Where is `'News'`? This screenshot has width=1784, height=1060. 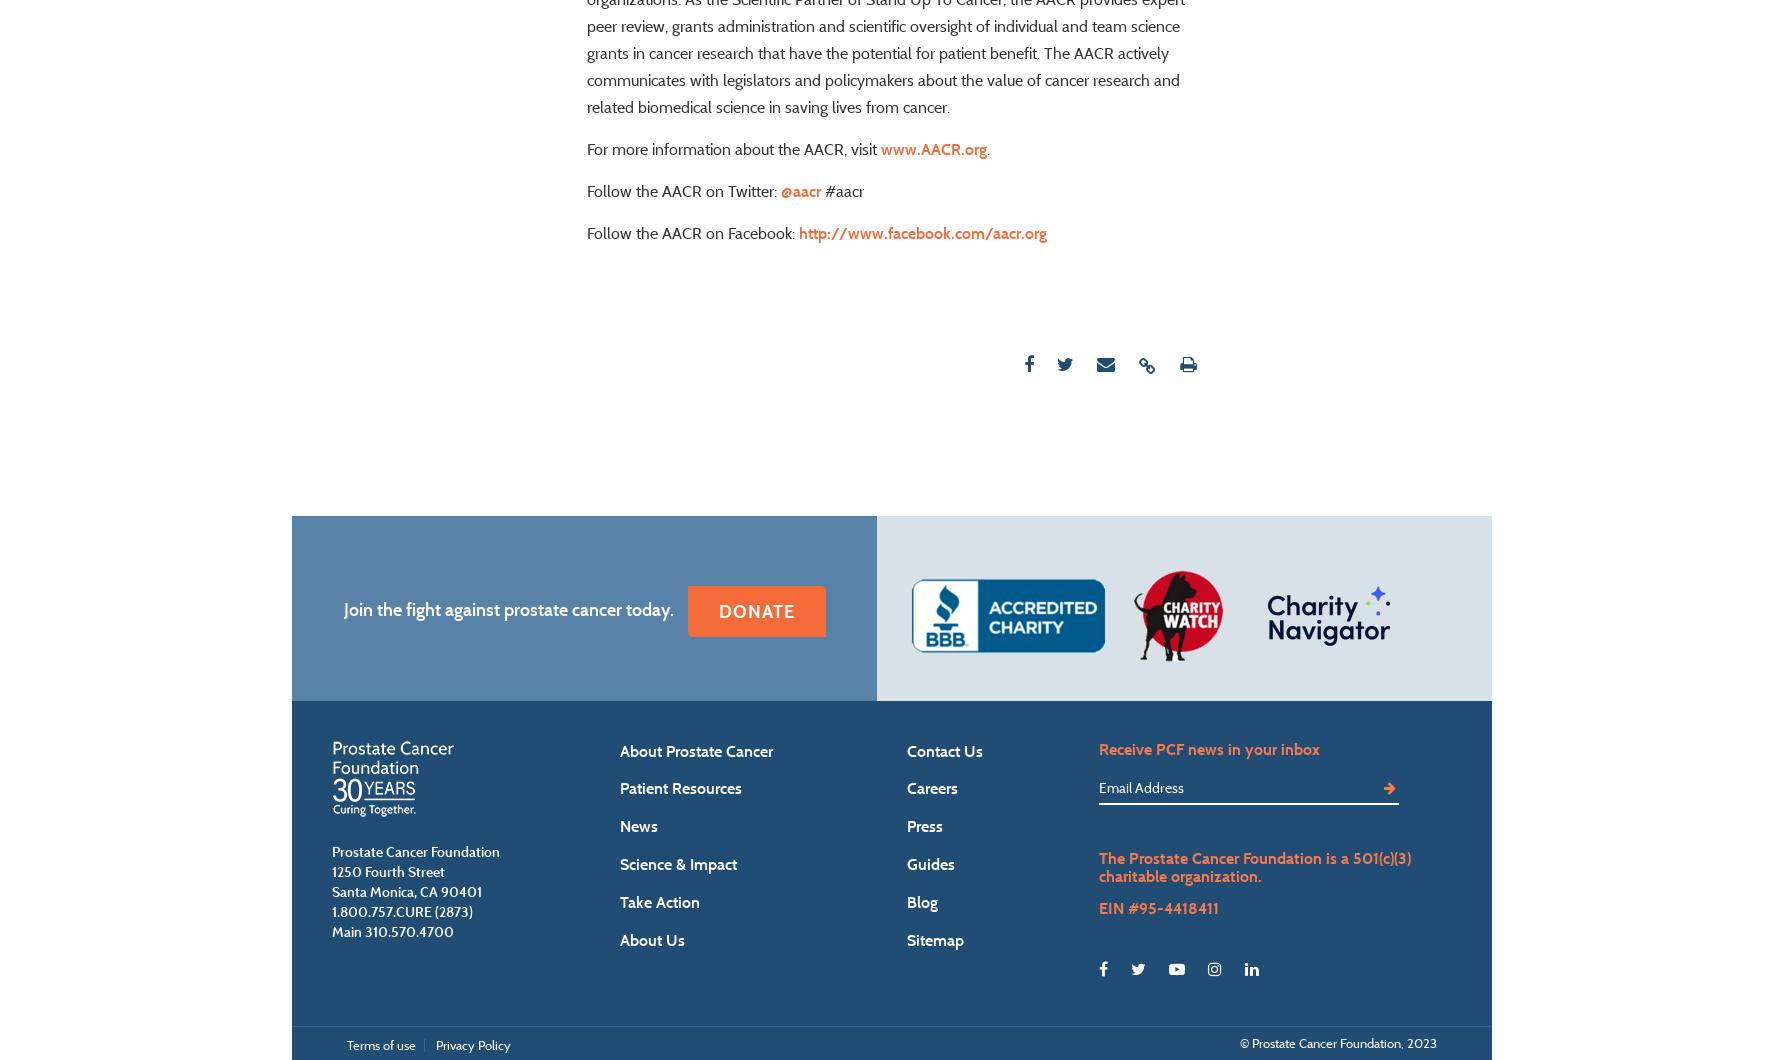 'News' is located at coordinates (618, 884).